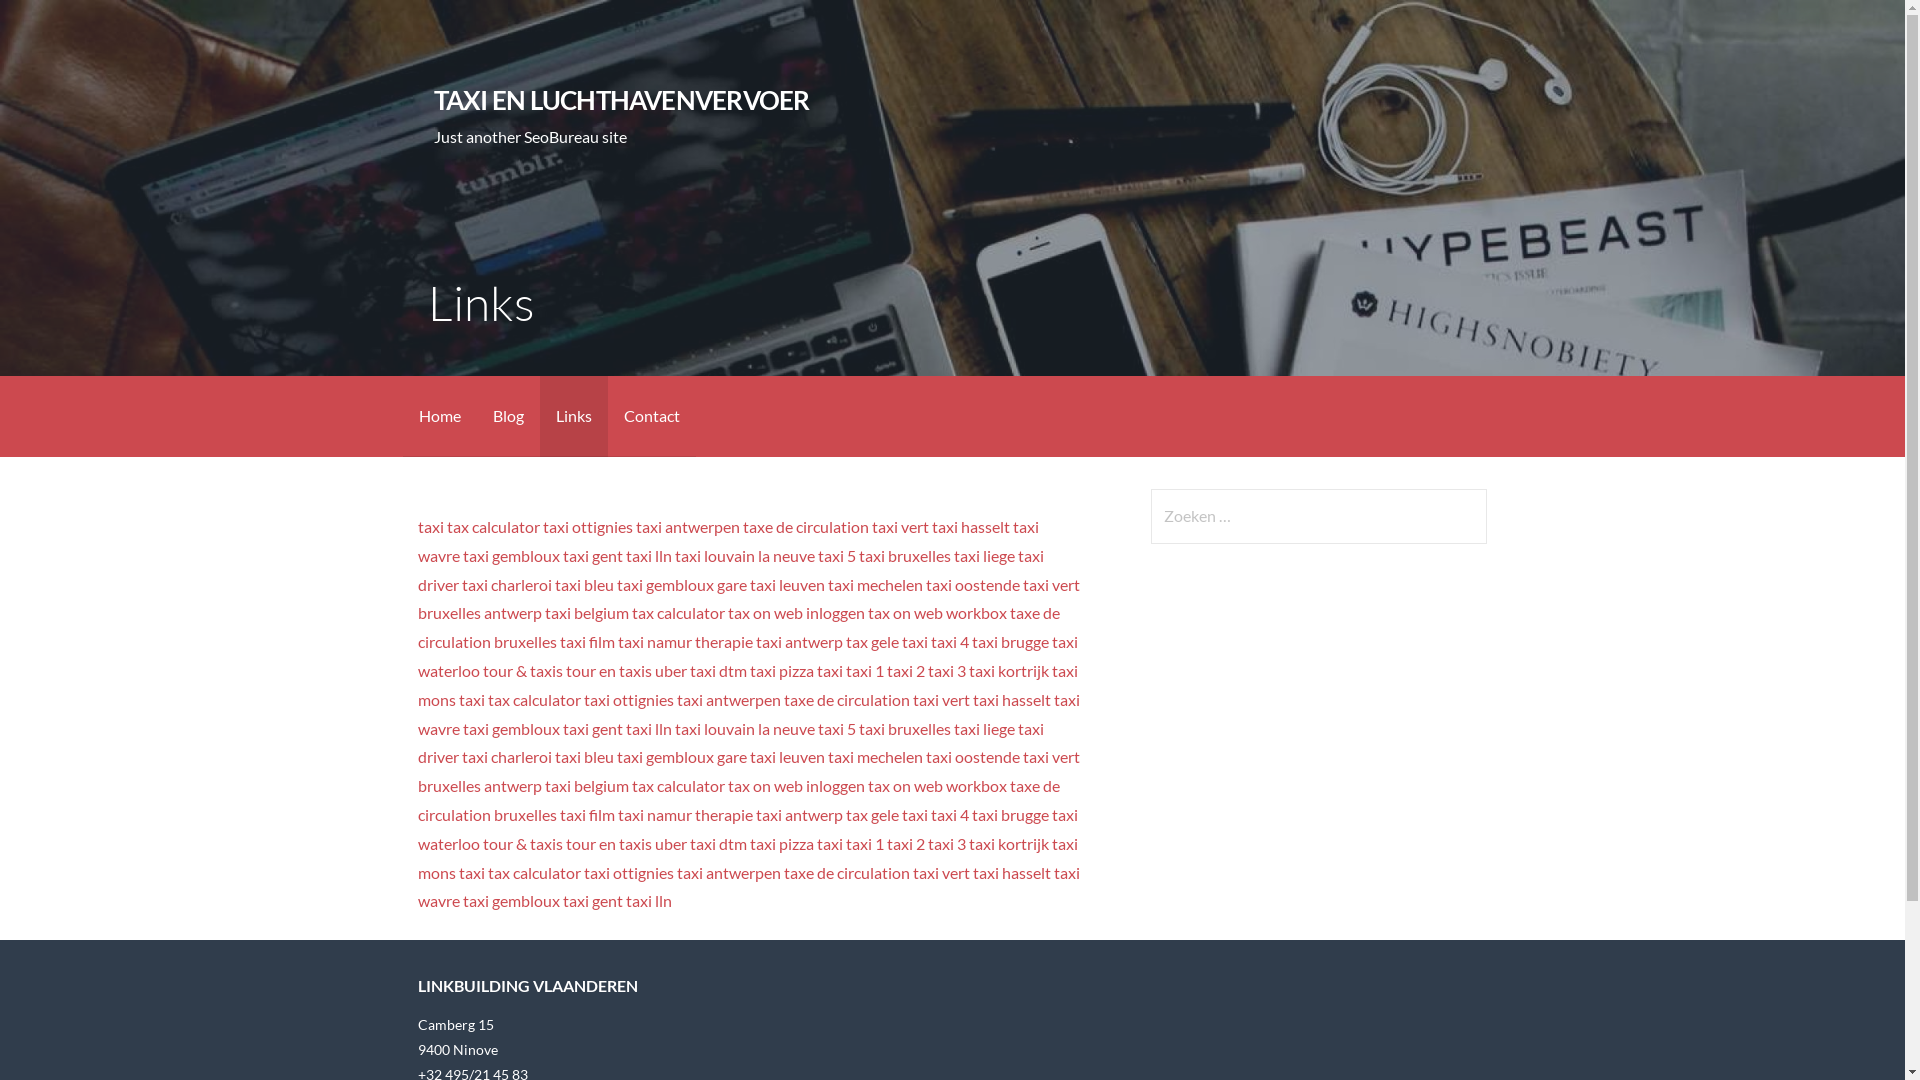 This screenshot has width=1920, height=1080. I want to click on 'taxi gembloux', so click(511, 555).